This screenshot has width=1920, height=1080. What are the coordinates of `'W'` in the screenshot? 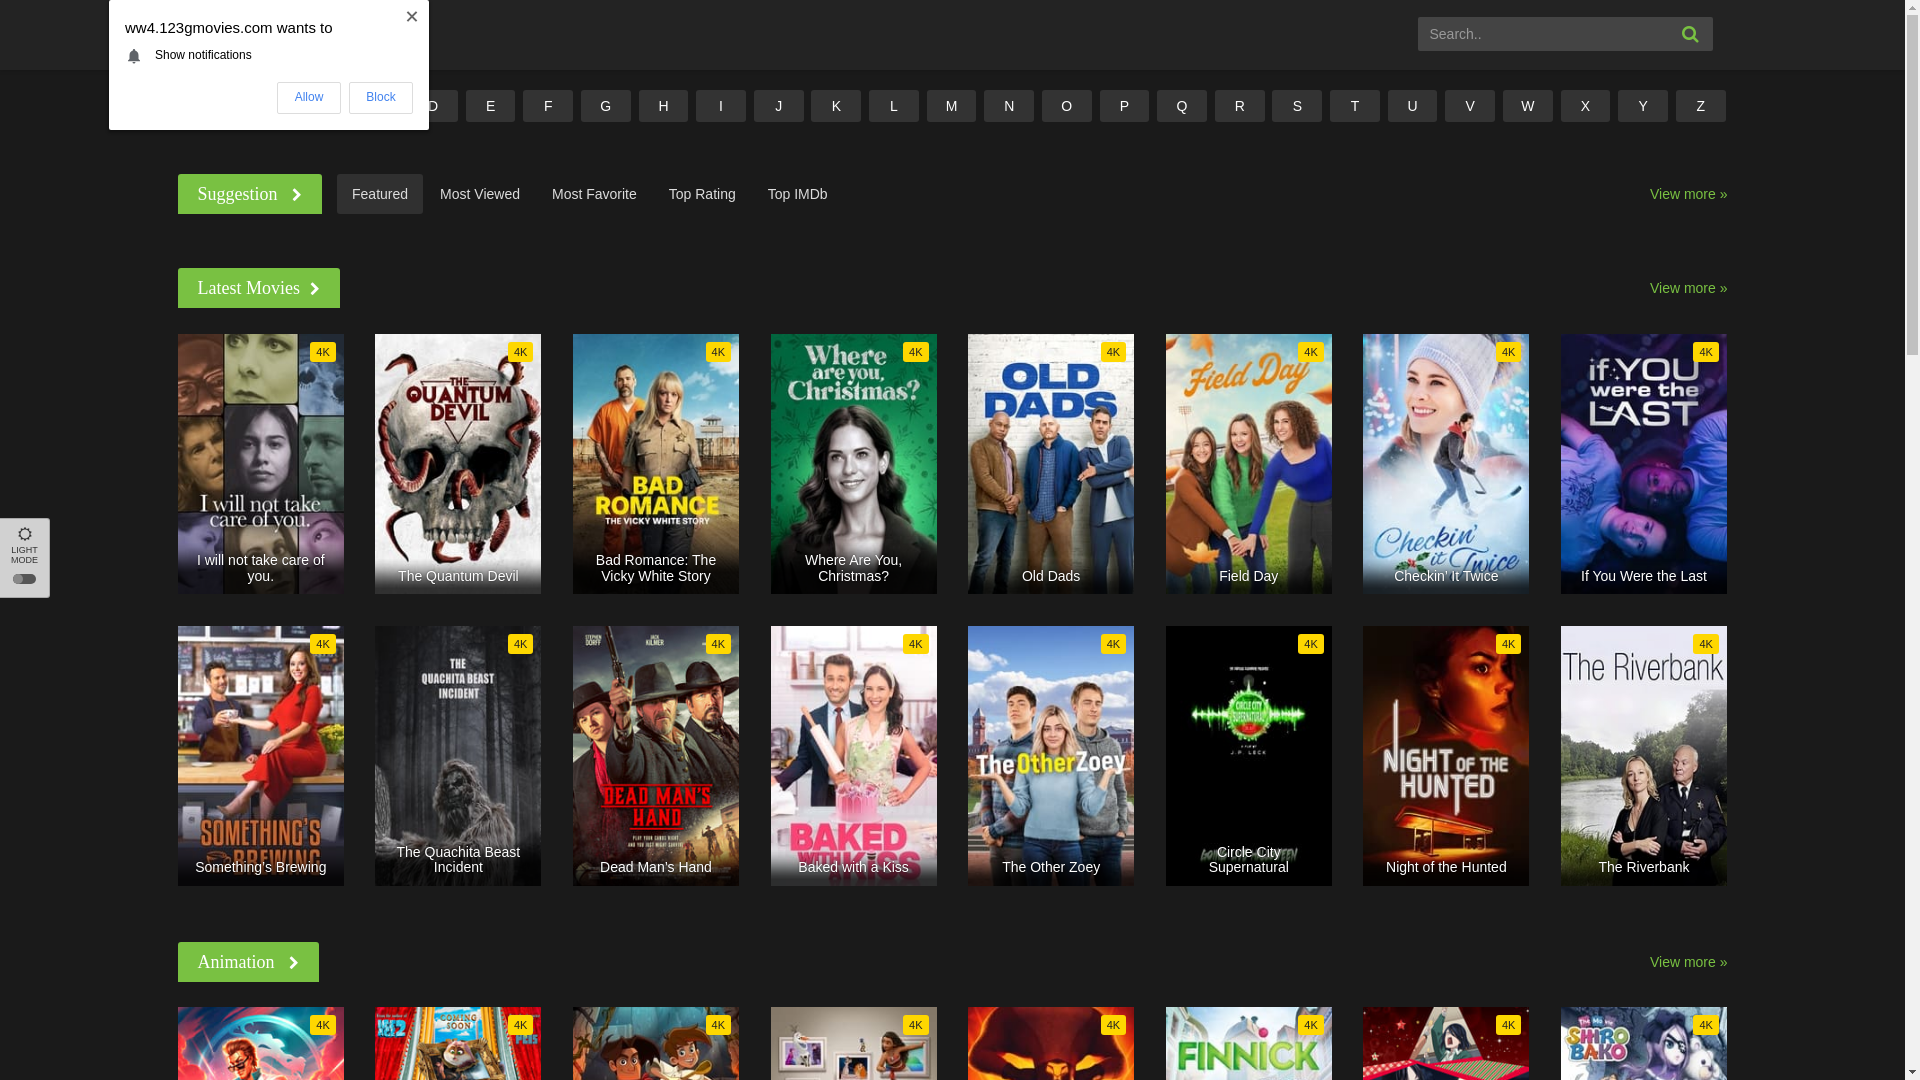 It's located at (1526, 105).